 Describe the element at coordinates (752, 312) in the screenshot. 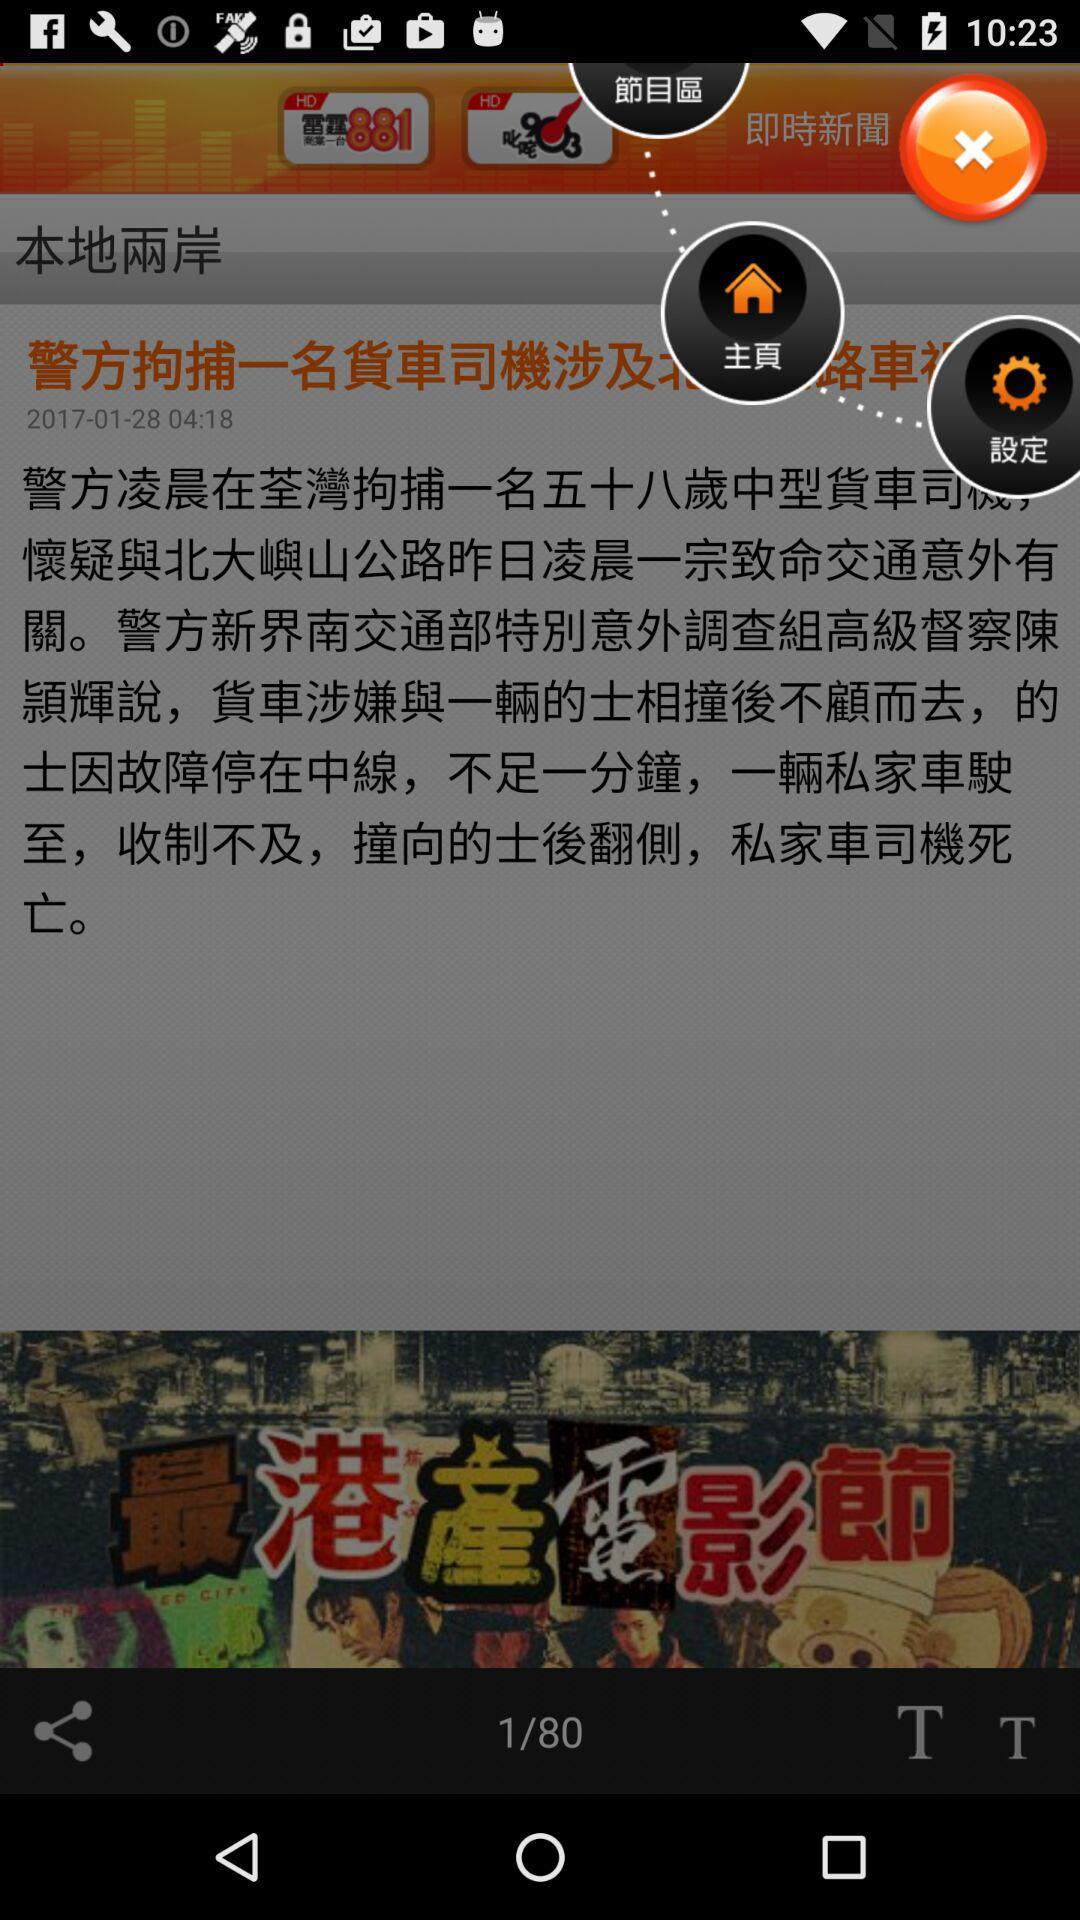

I see `home` at that location.